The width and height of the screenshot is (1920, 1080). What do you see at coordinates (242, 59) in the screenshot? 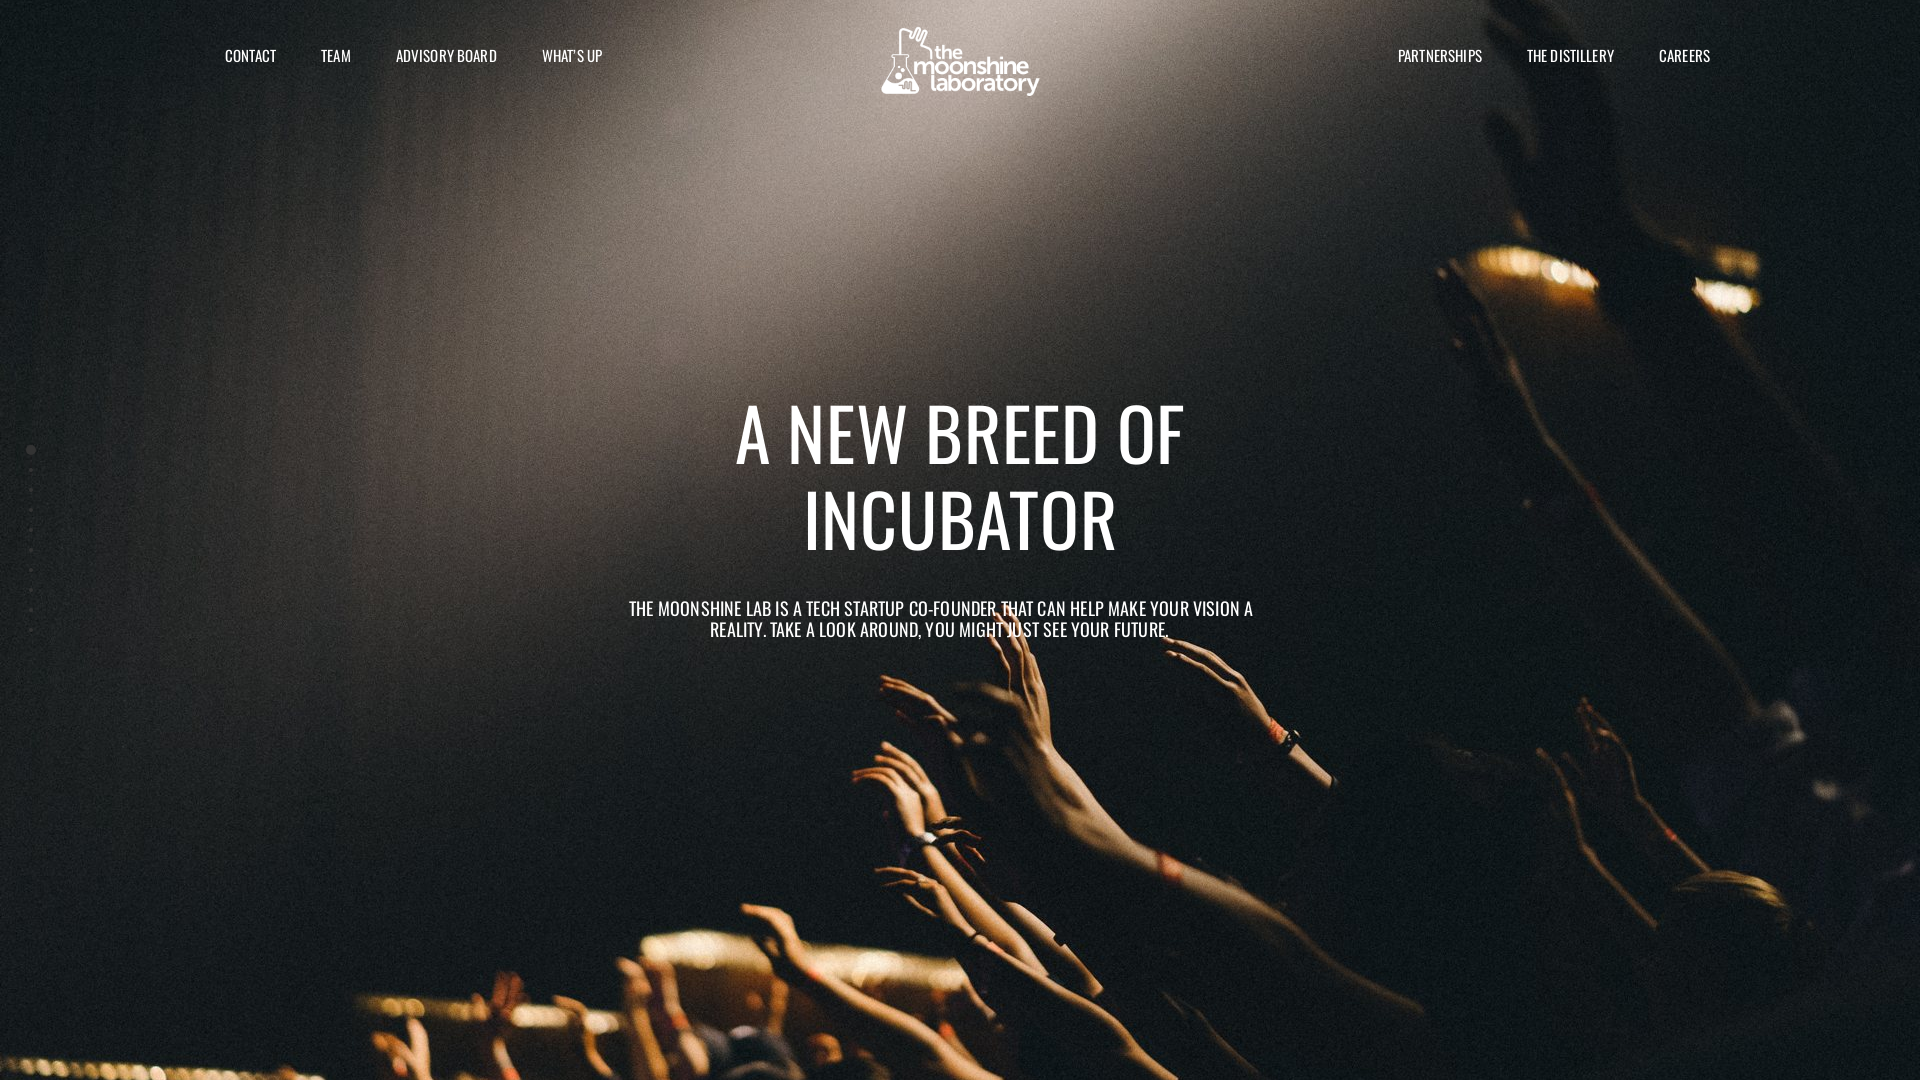
I see `'CONTACT'` at bounding box center [242, 59].